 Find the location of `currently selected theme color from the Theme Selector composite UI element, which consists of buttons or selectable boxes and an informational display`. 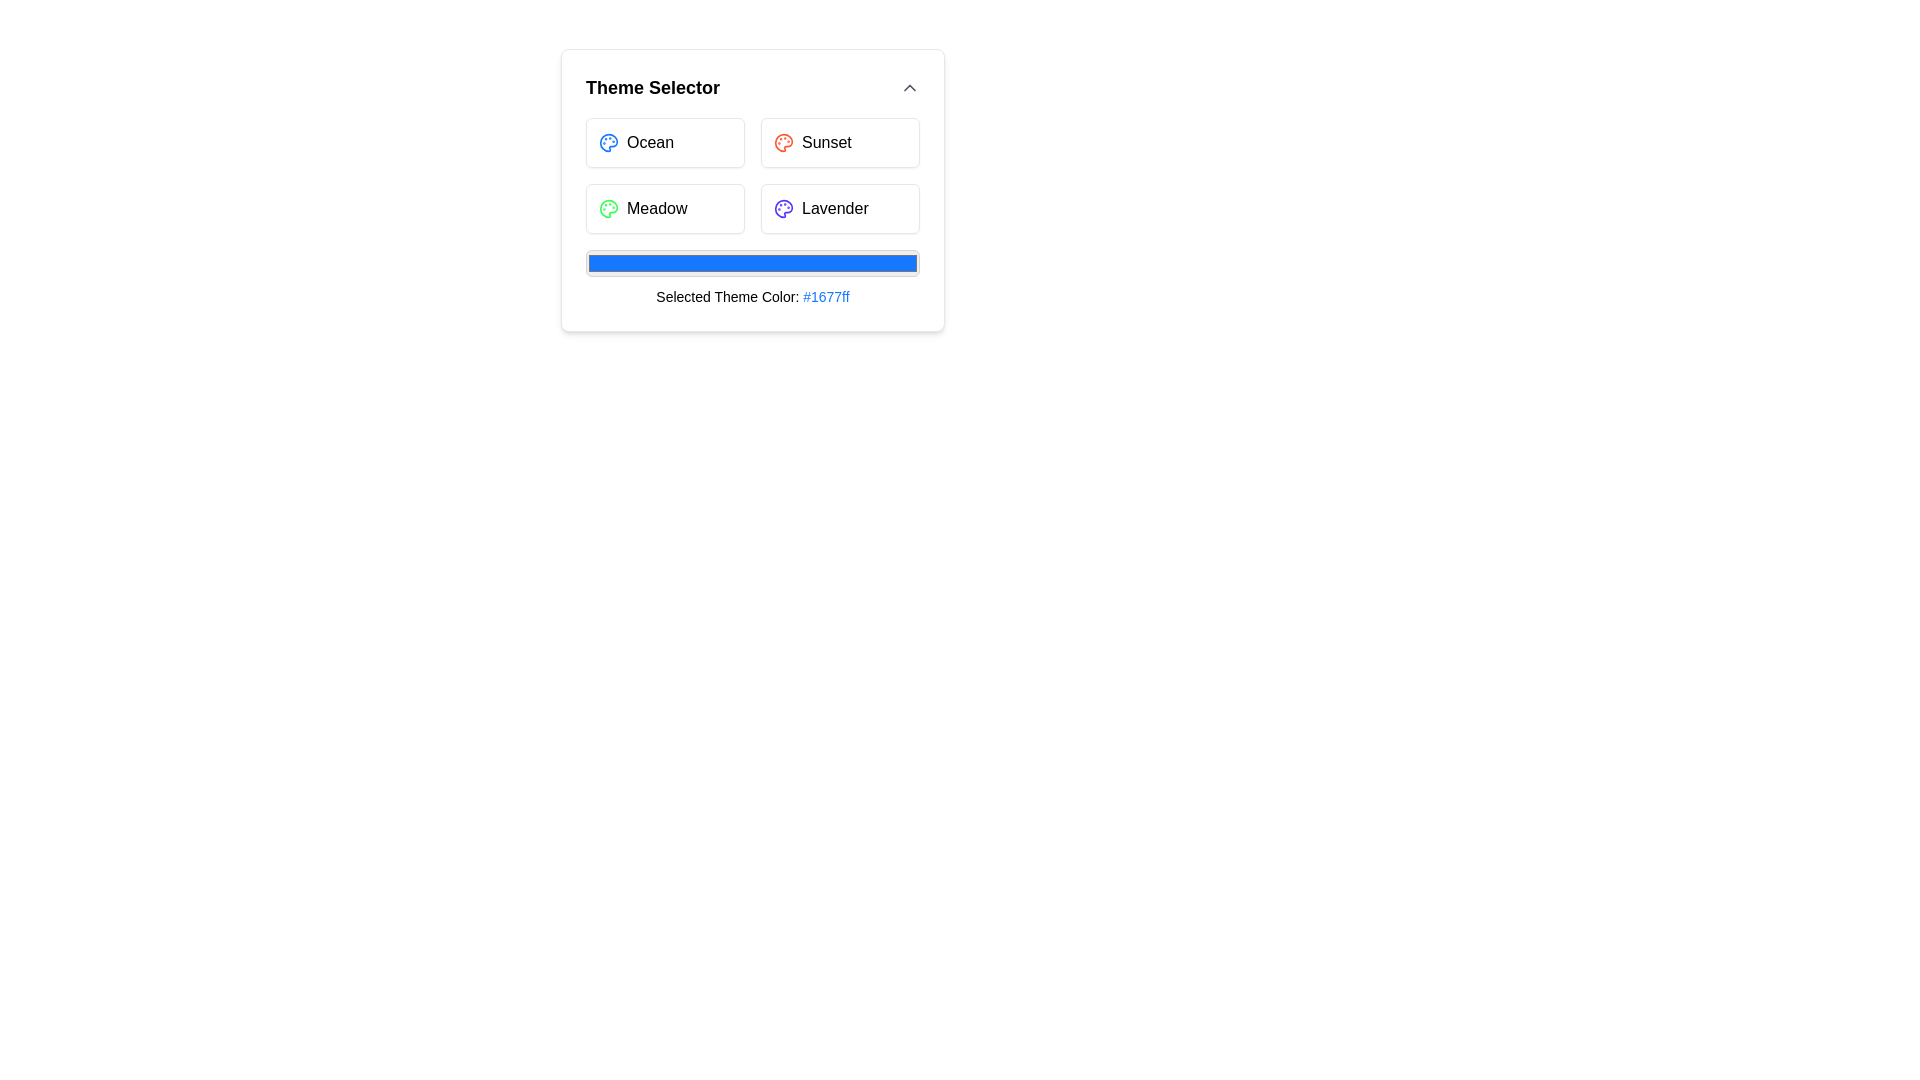

currently selected theme color from the Theme Selector composite UI element, which consists of buttons or selectable boxes and an informational display is located at coordinates (752, 212).